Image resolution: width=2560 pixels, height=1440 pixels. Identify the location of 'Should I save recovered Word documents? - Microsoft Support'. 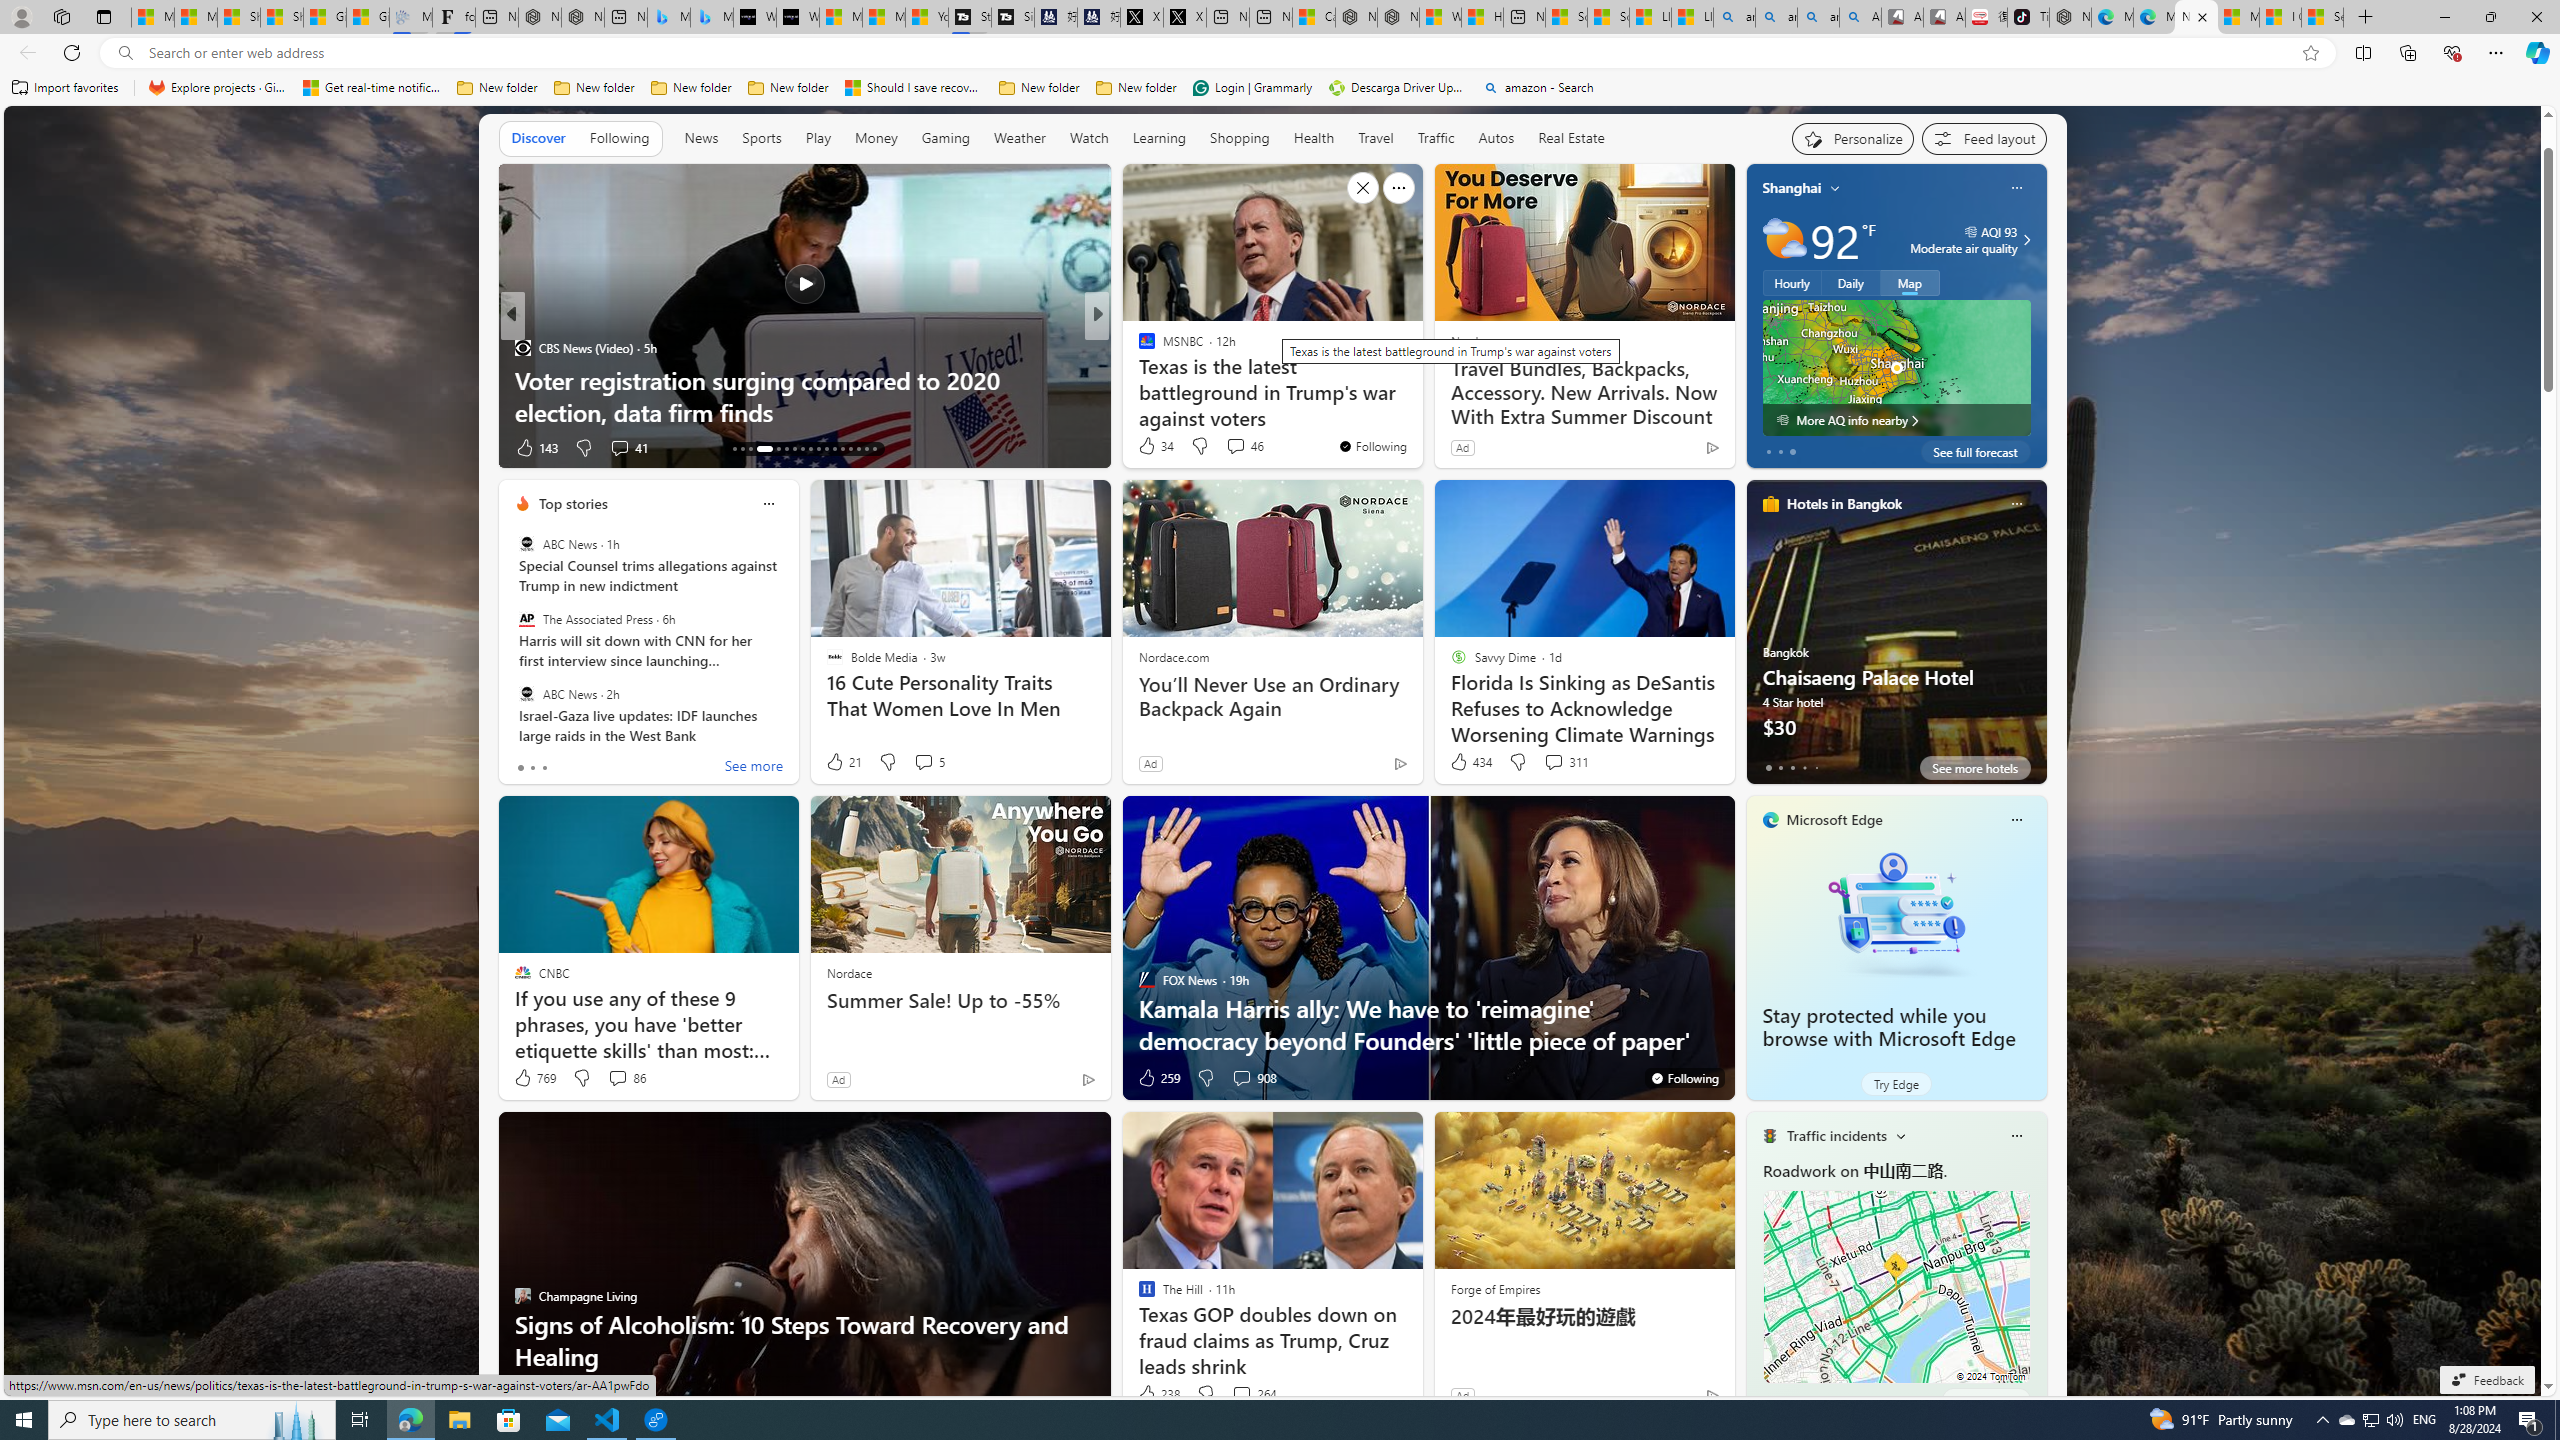
(913, 87).